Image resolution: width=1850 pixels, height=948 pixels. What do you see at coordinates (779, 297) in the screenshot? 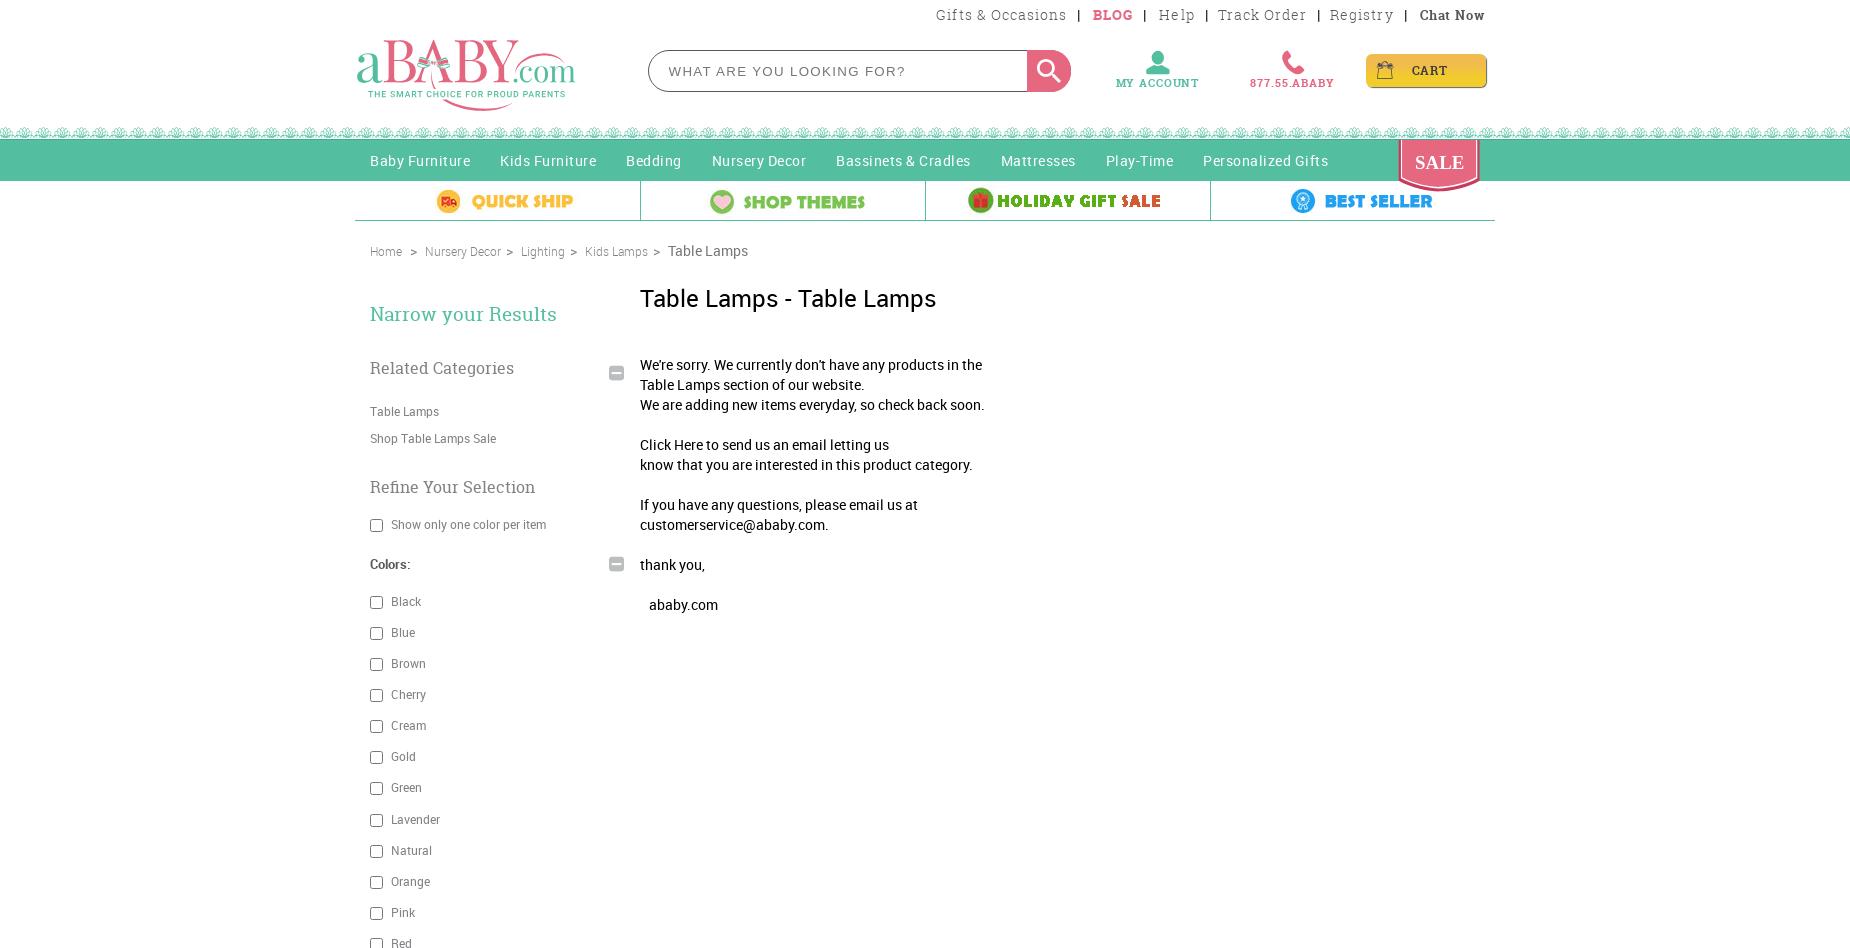
I see `'- Table Lamps'` at bounding box center [779, 297].